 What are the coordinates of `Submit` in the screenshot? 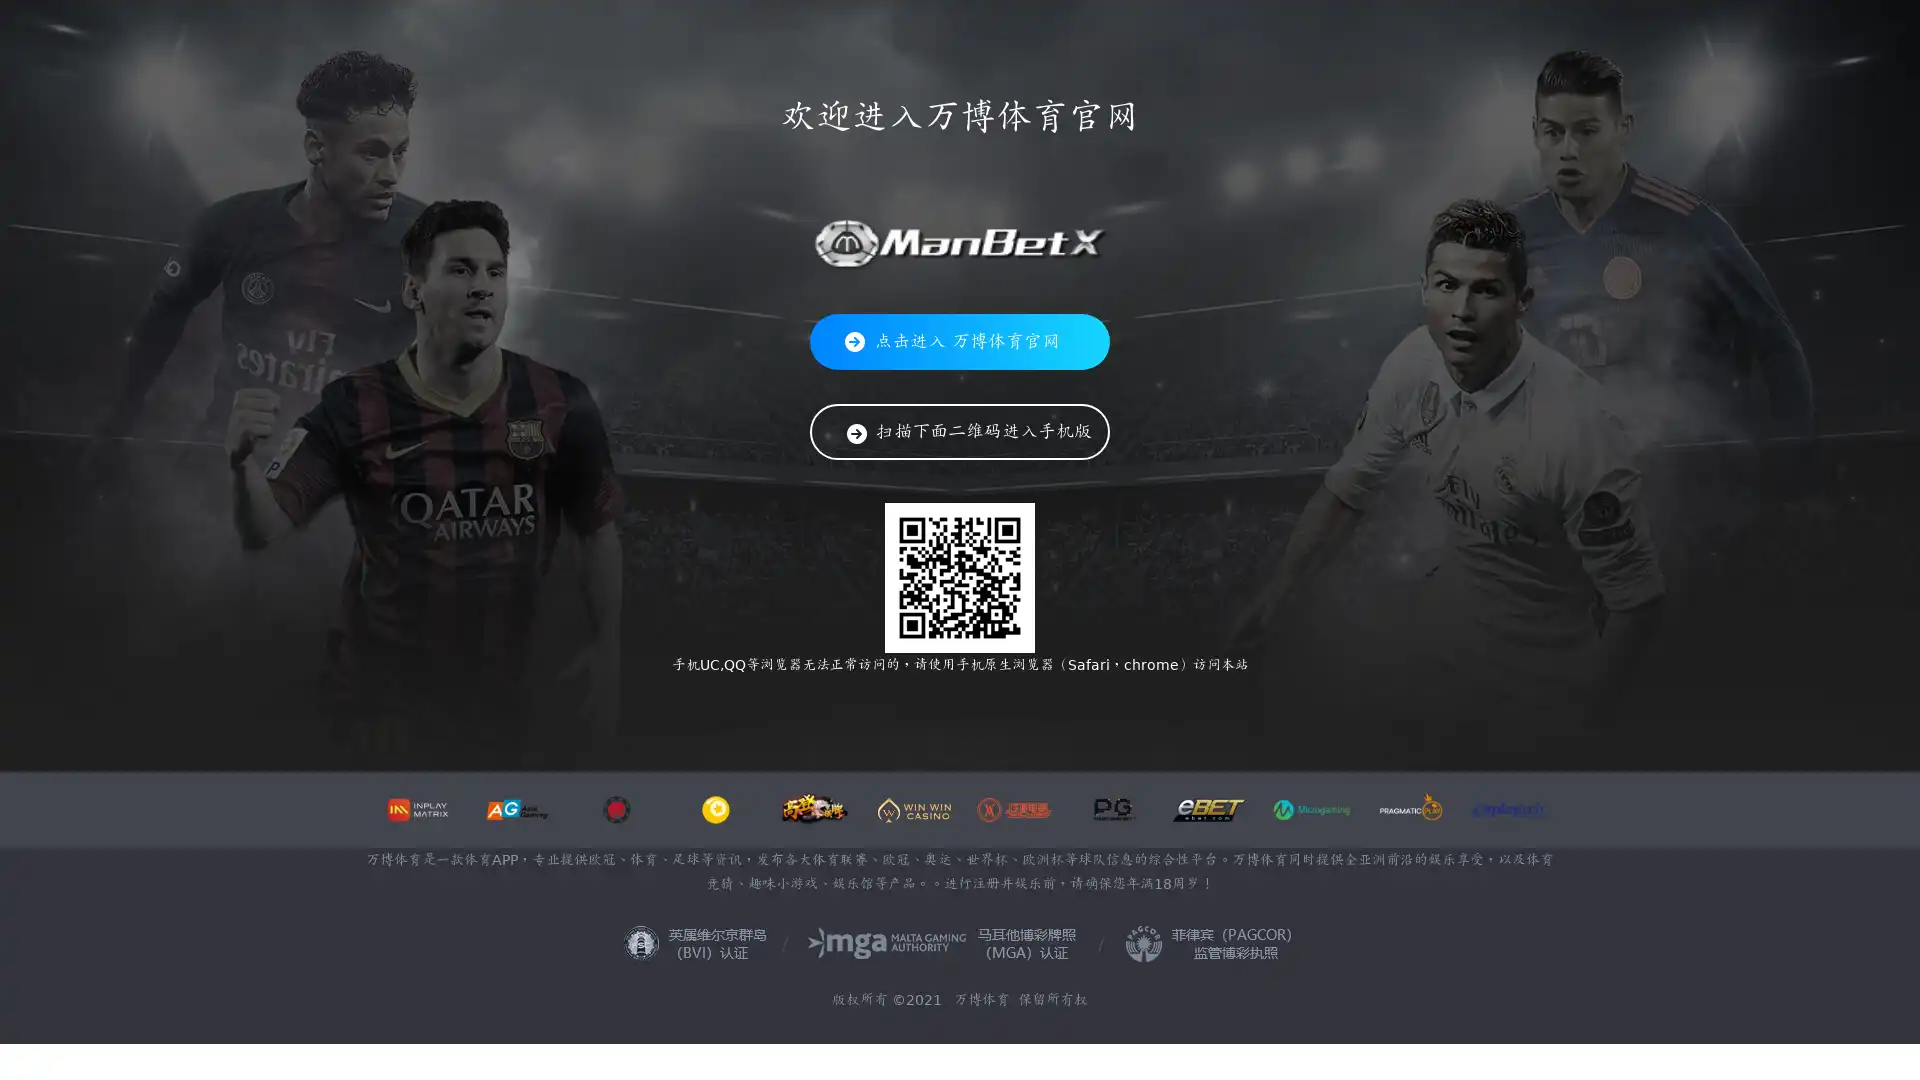 It's located at (1454, 39).